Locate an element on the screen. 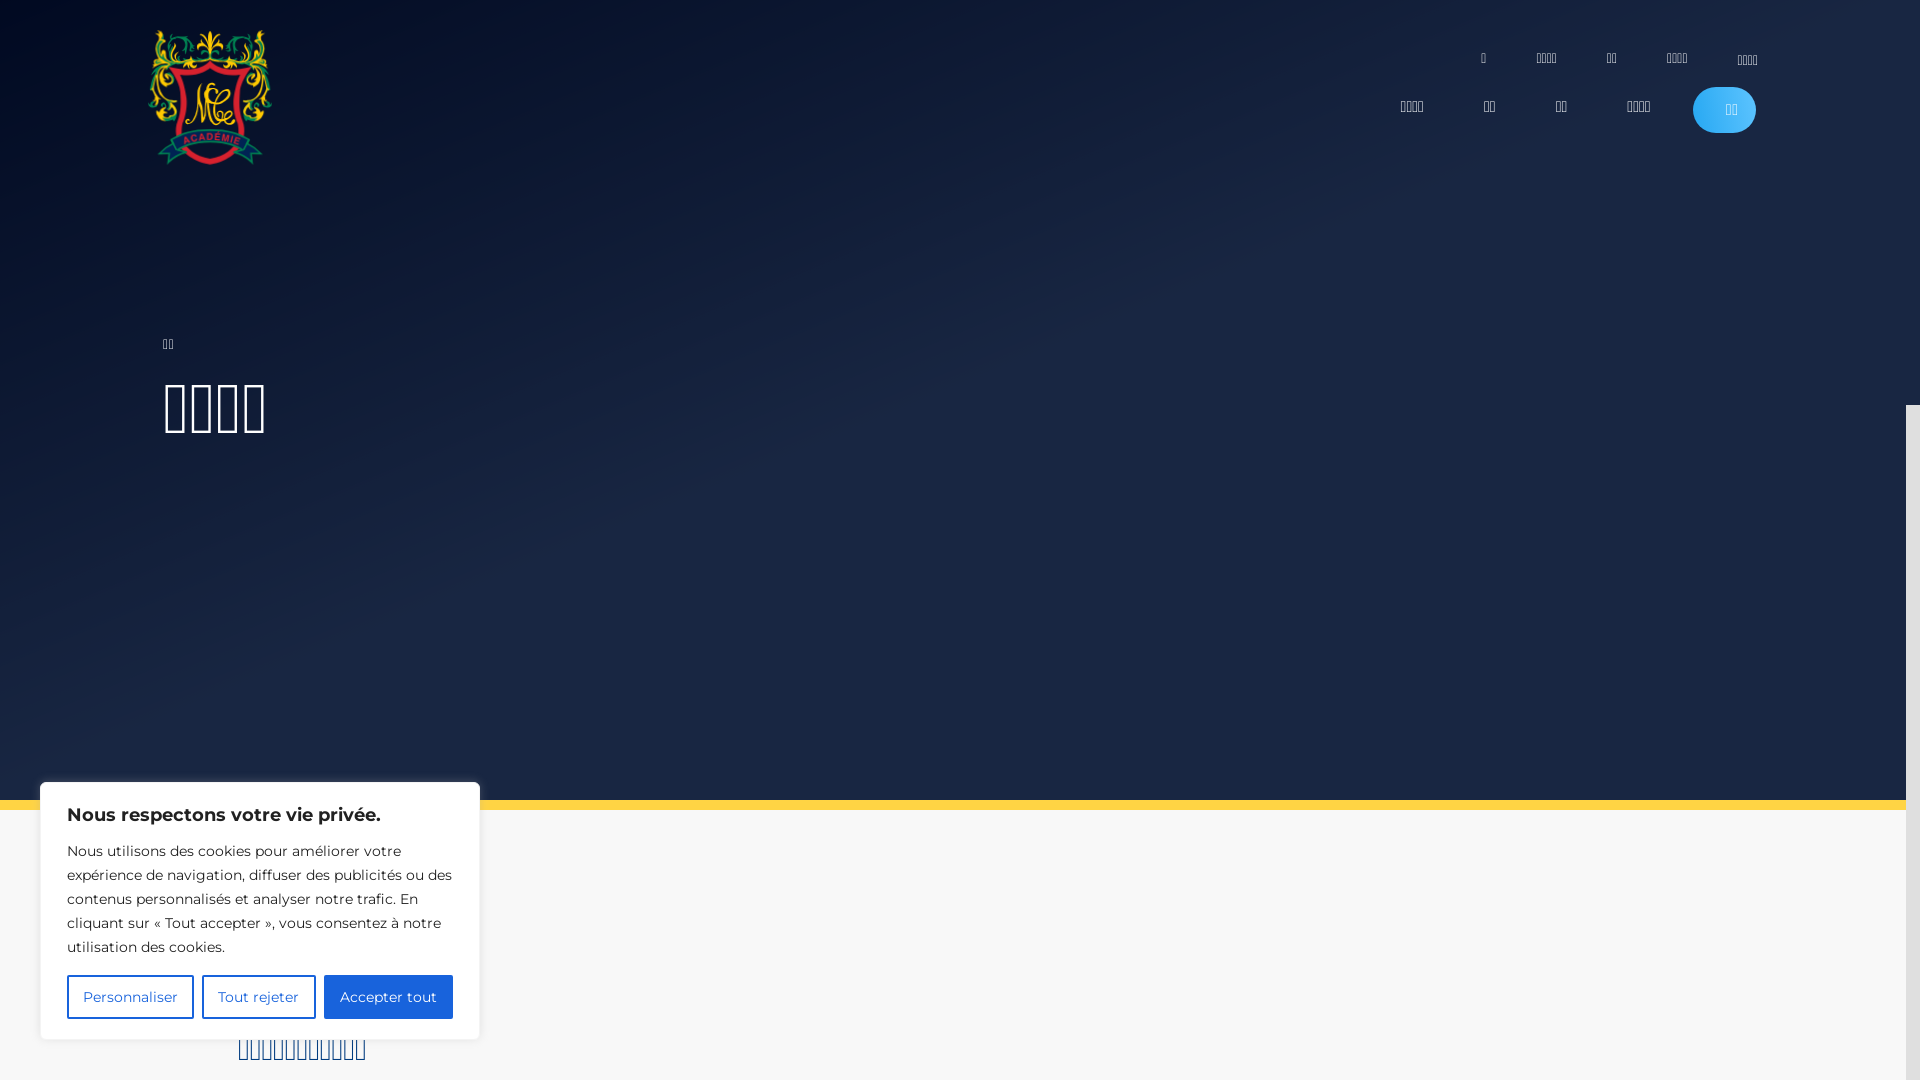 This screenshot has width=1920, height=1080. 'Accepter tout' is located at coordinates (388, 996).